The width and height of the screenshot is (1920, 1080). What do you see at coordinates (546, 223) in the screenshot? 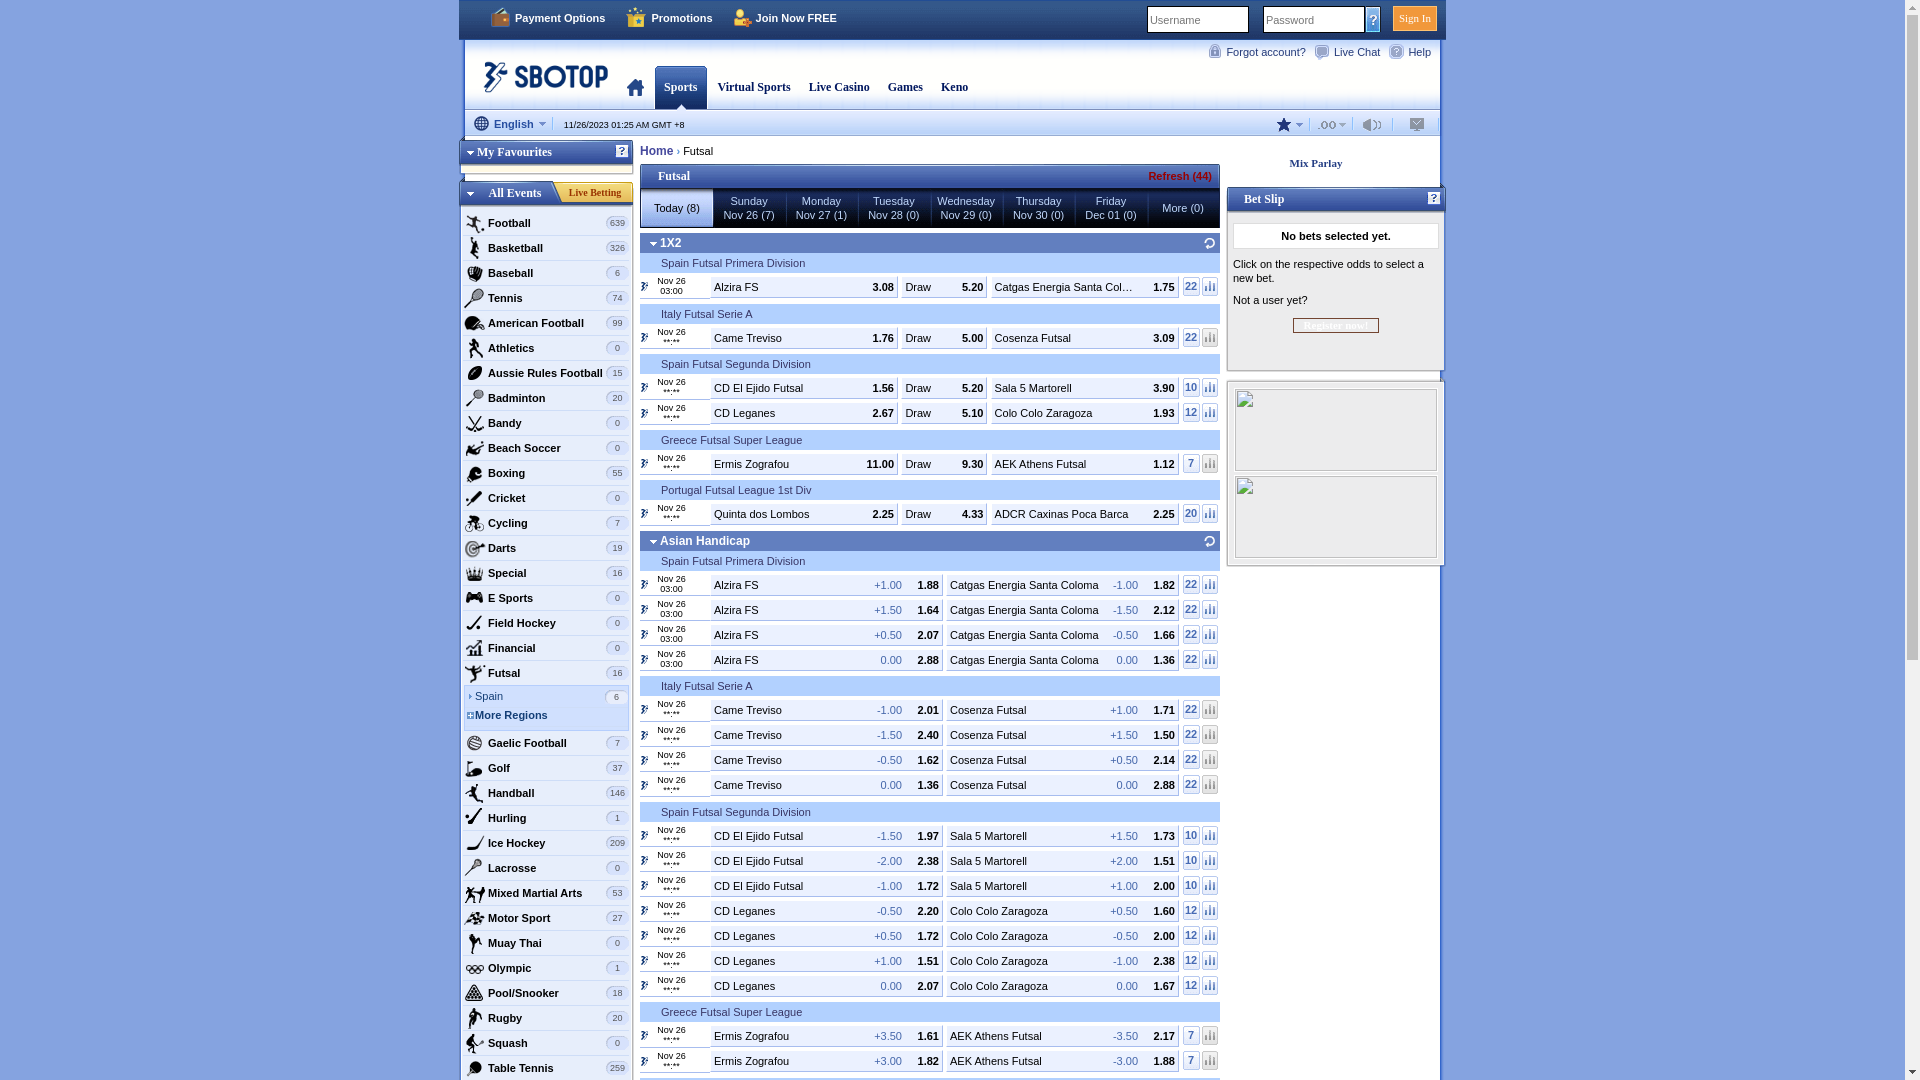
I see `'Football` at bounding box center [546, 223].